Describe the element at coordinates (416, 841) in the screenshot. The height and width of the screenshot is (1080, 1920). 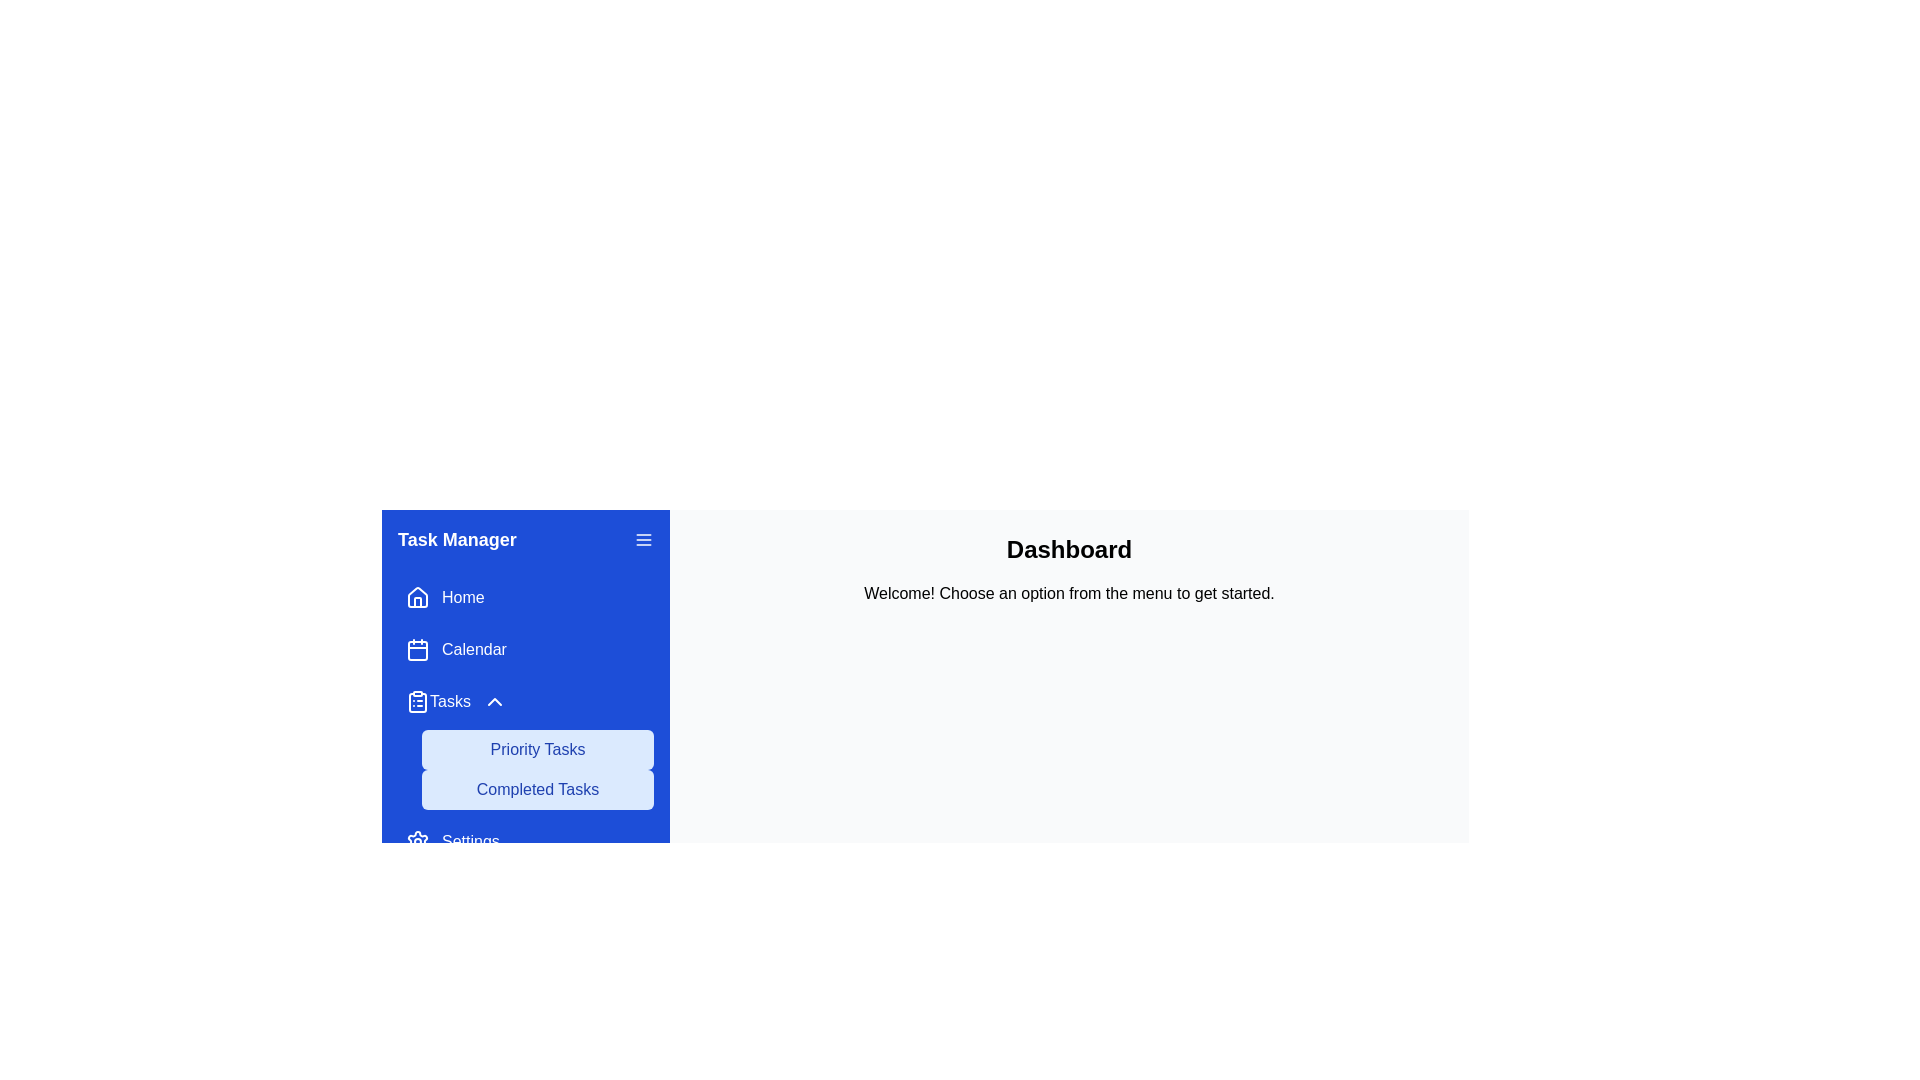
I see `the settings icon, which is an SVG-based gear-like structure located at the bottom of the sidebar navigation panel, below the 'Tasks' section` at that location.